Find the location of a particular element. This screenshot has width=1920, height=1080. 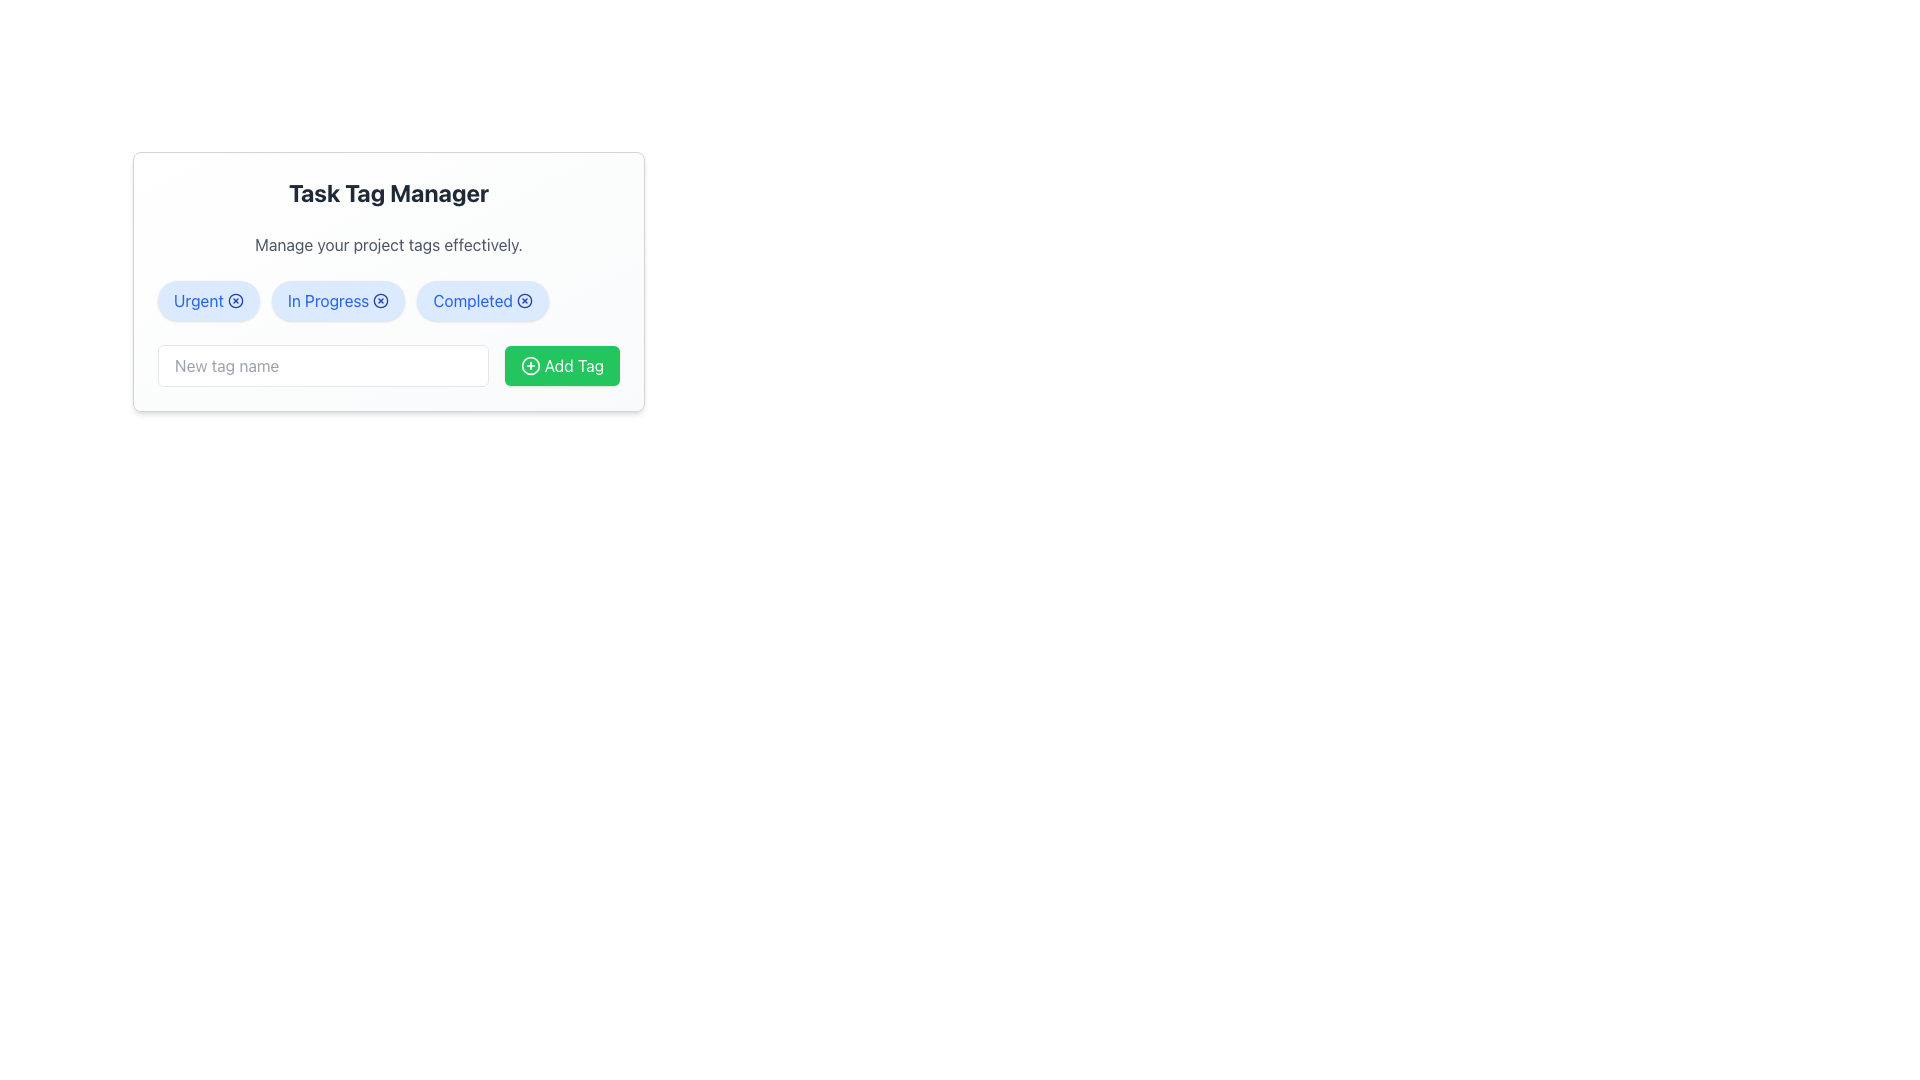

the circular outline of the close button located adjacent to the 'In Progress' tag is located at coordinates (381, 300).